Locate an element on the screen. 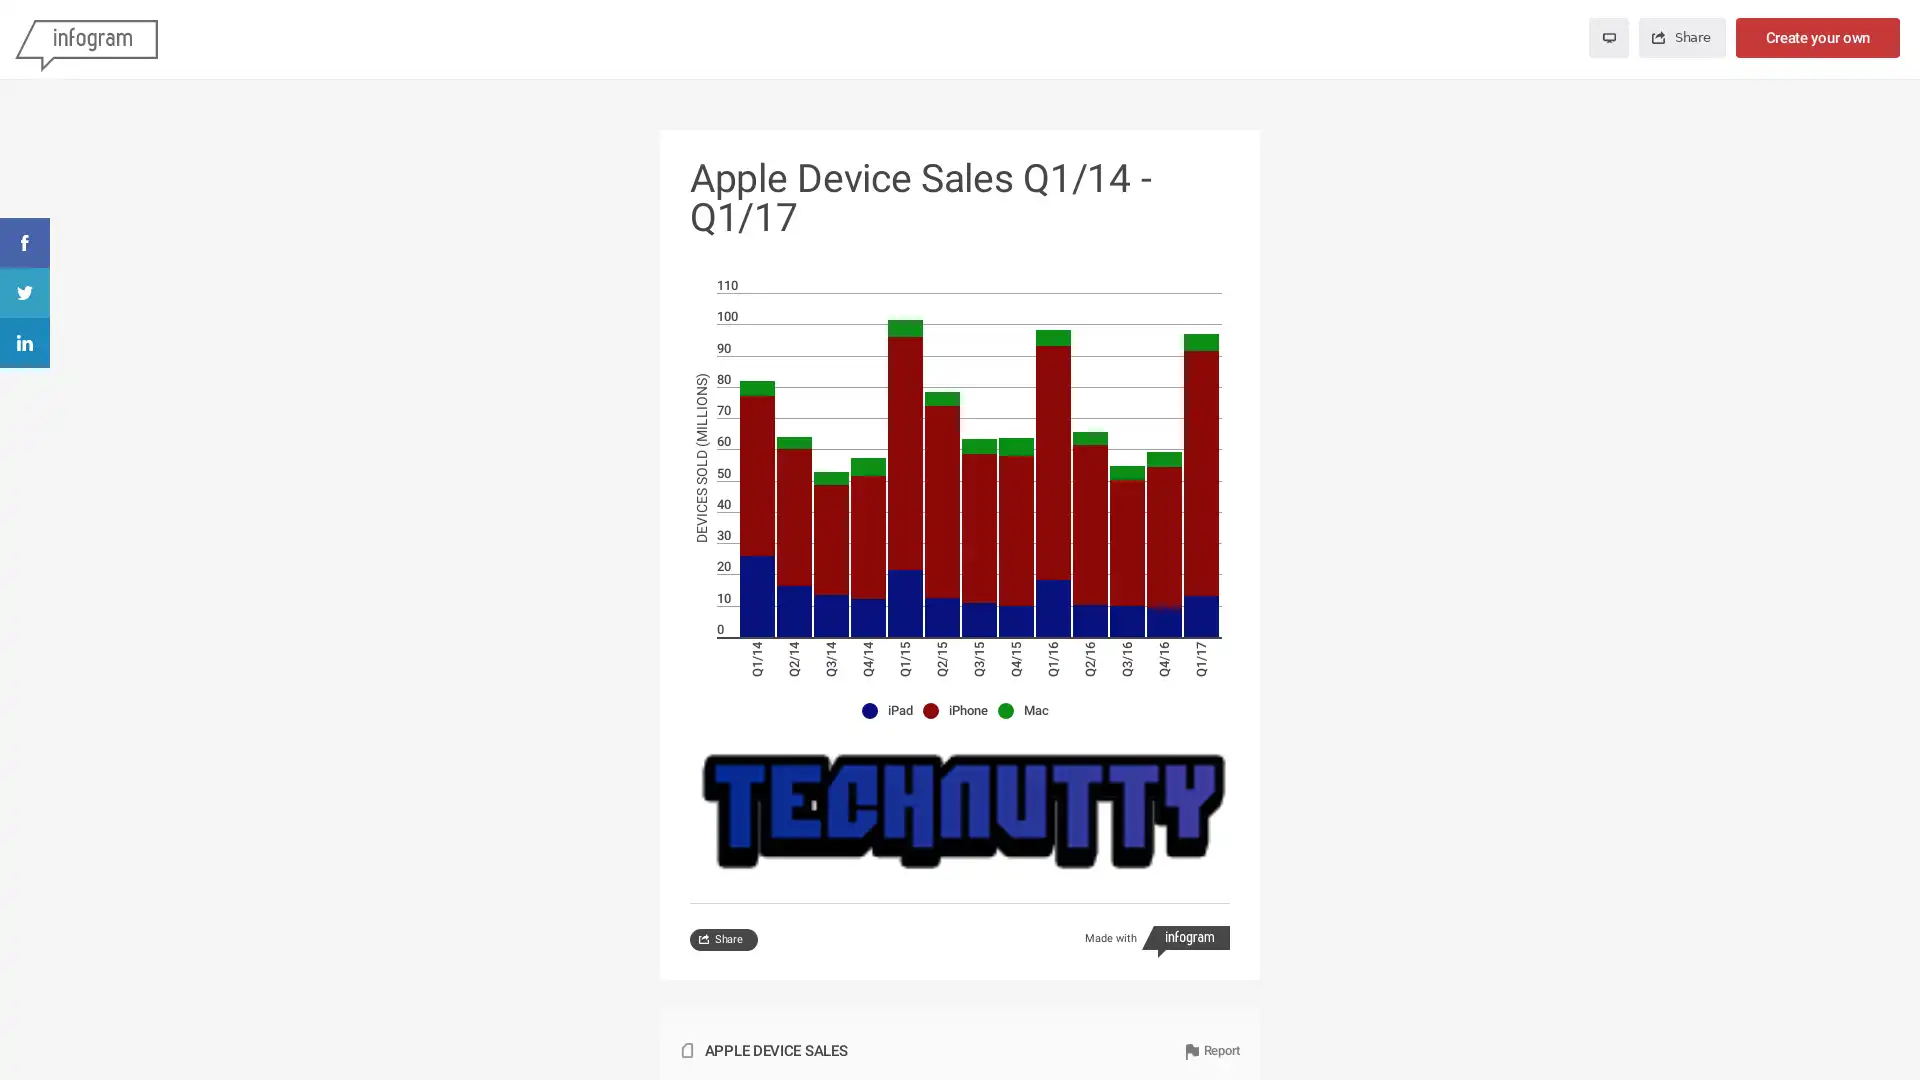  Share is located at coordinates (1680, 38).